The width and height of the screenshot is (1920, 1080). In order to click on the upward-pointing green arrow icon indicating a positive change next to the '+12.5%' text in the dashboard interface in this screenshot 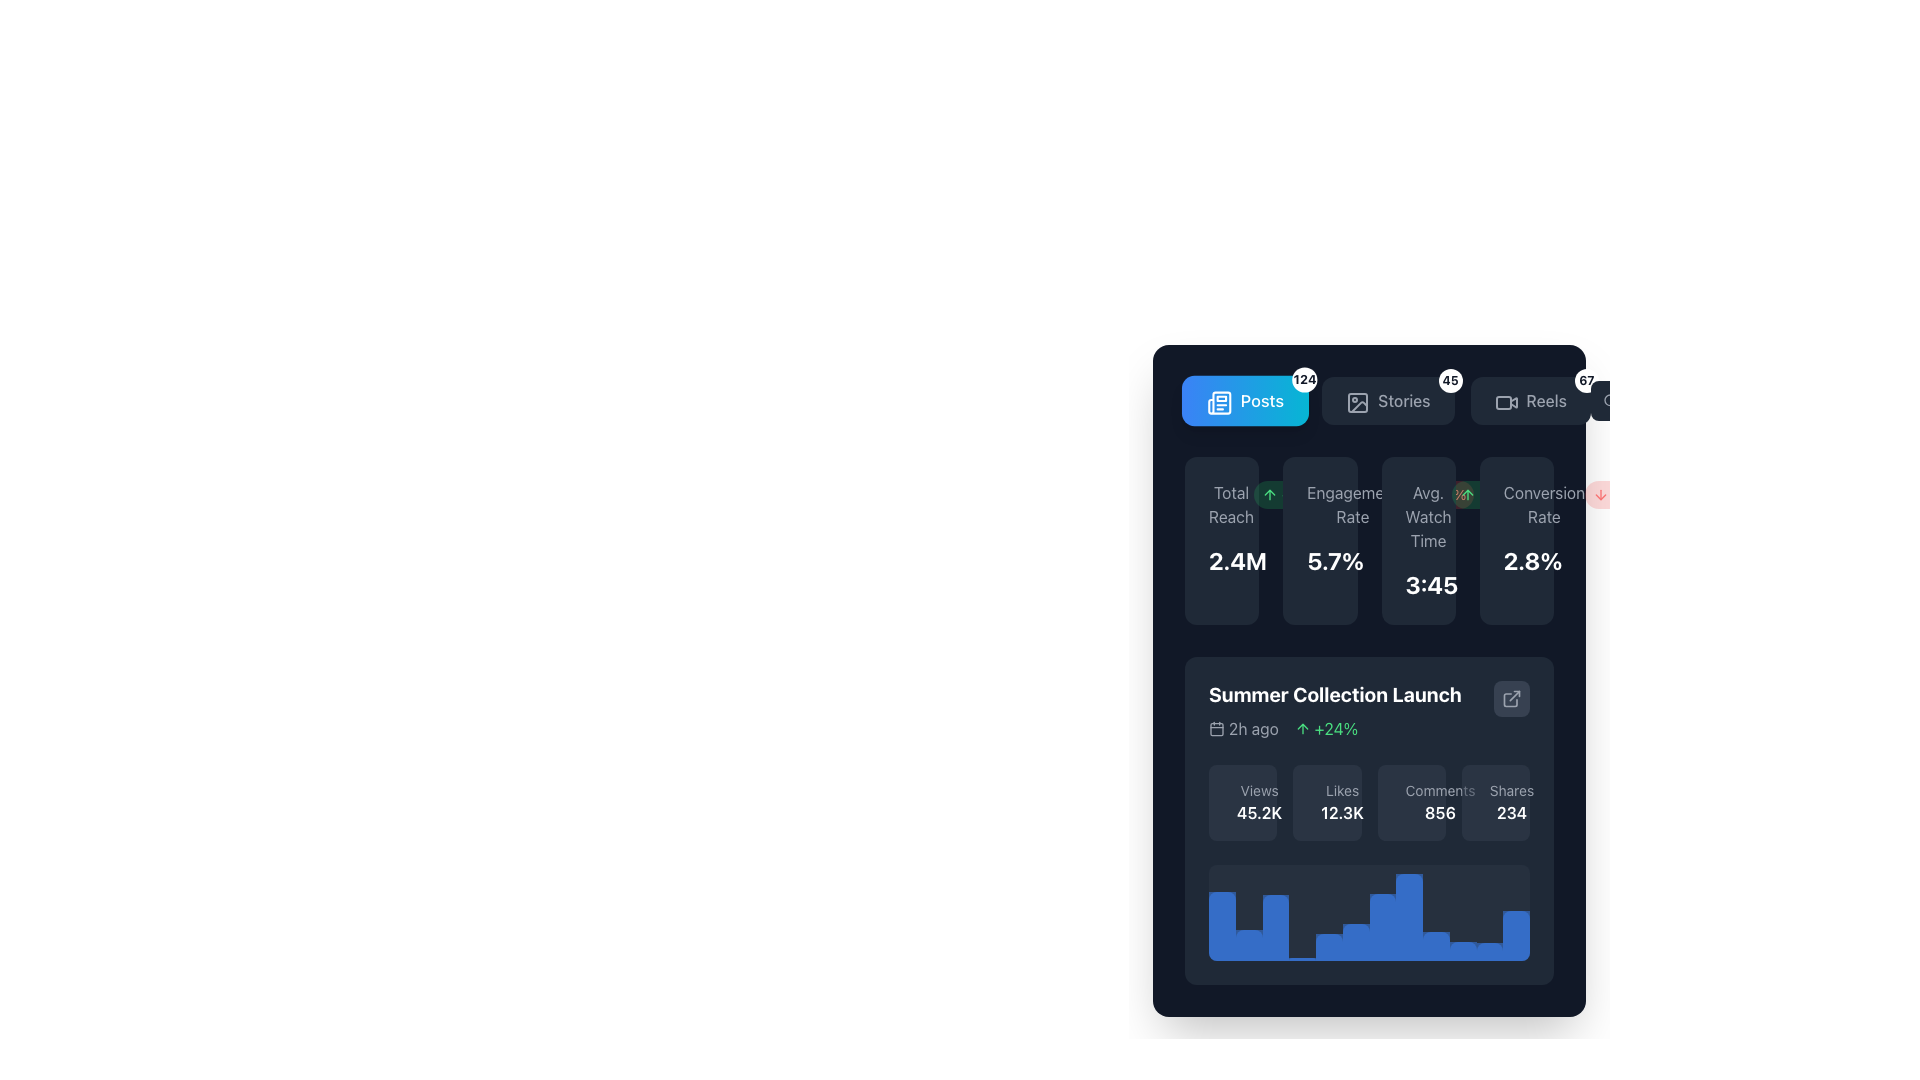, I will do `click(1269, 494)`.